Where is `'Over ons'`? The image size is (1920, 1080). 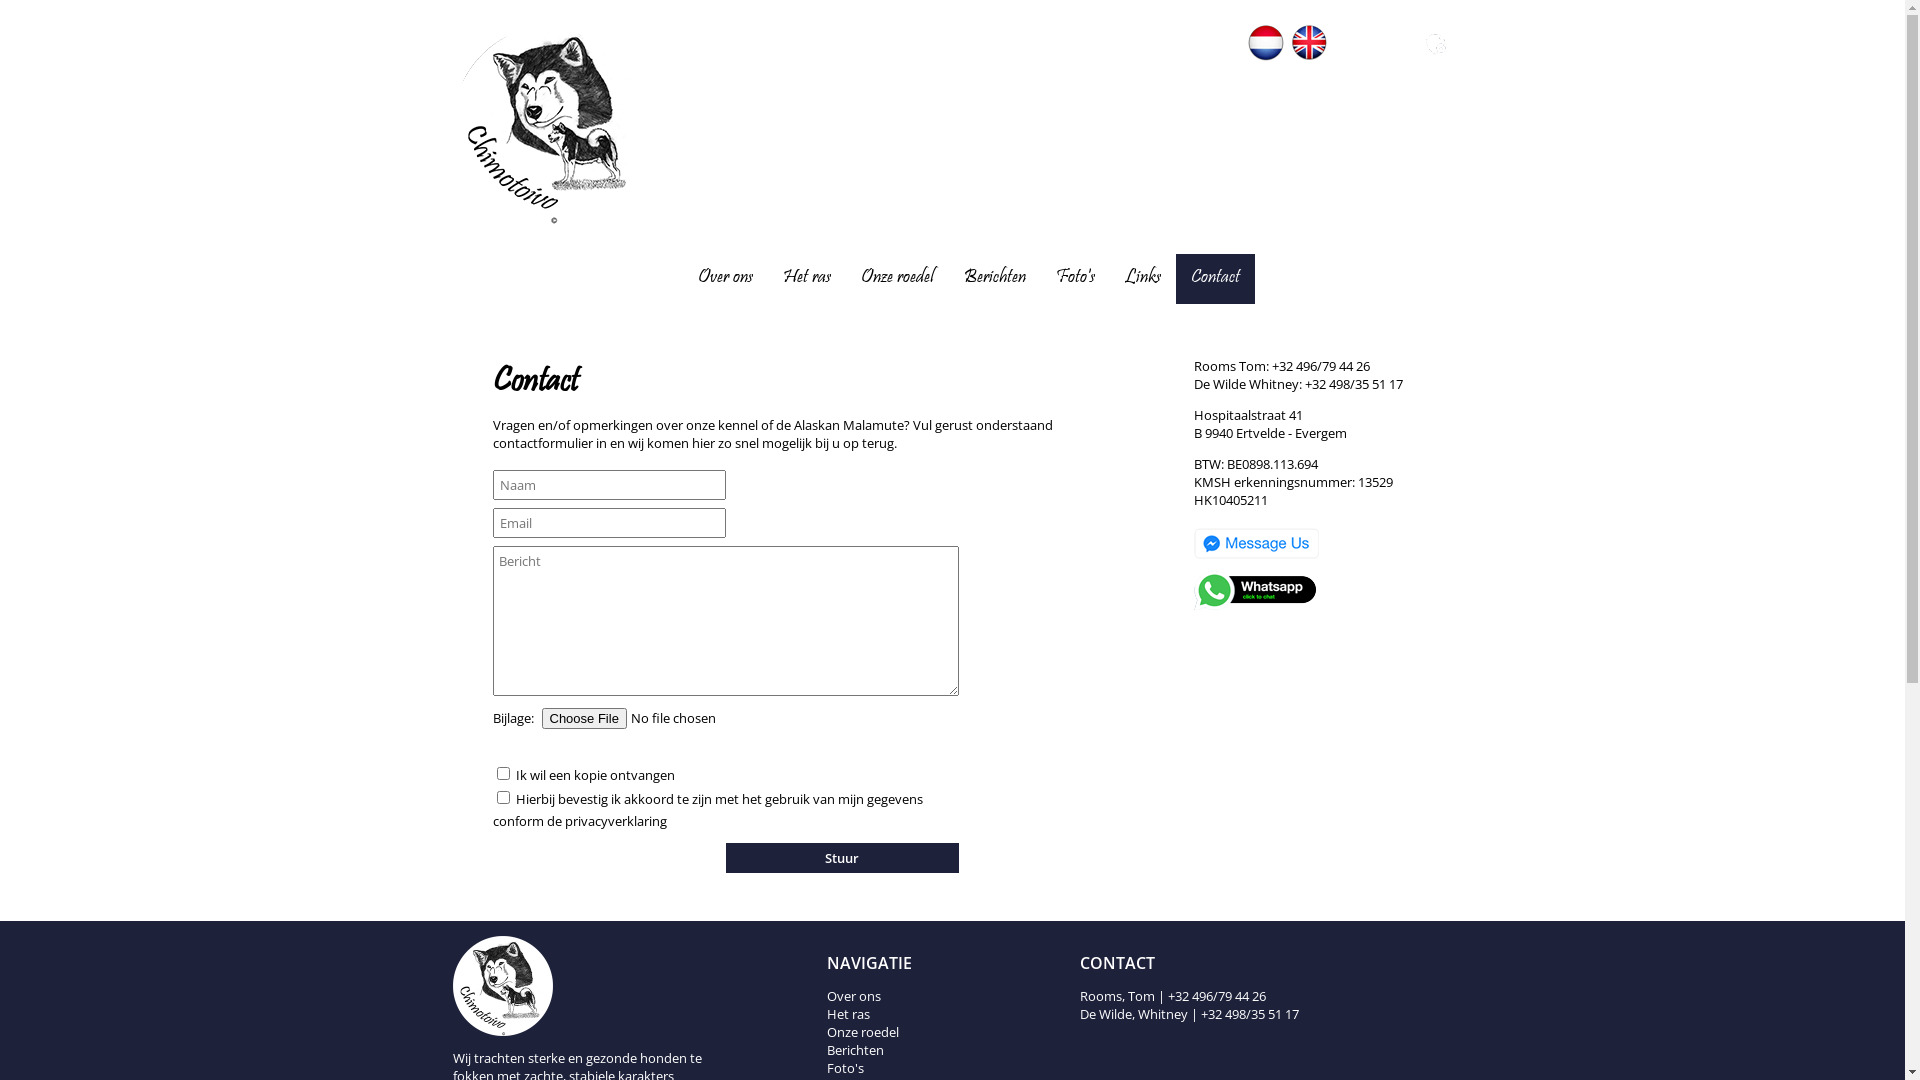
'Over ons' is located at coordinates (724, 278).